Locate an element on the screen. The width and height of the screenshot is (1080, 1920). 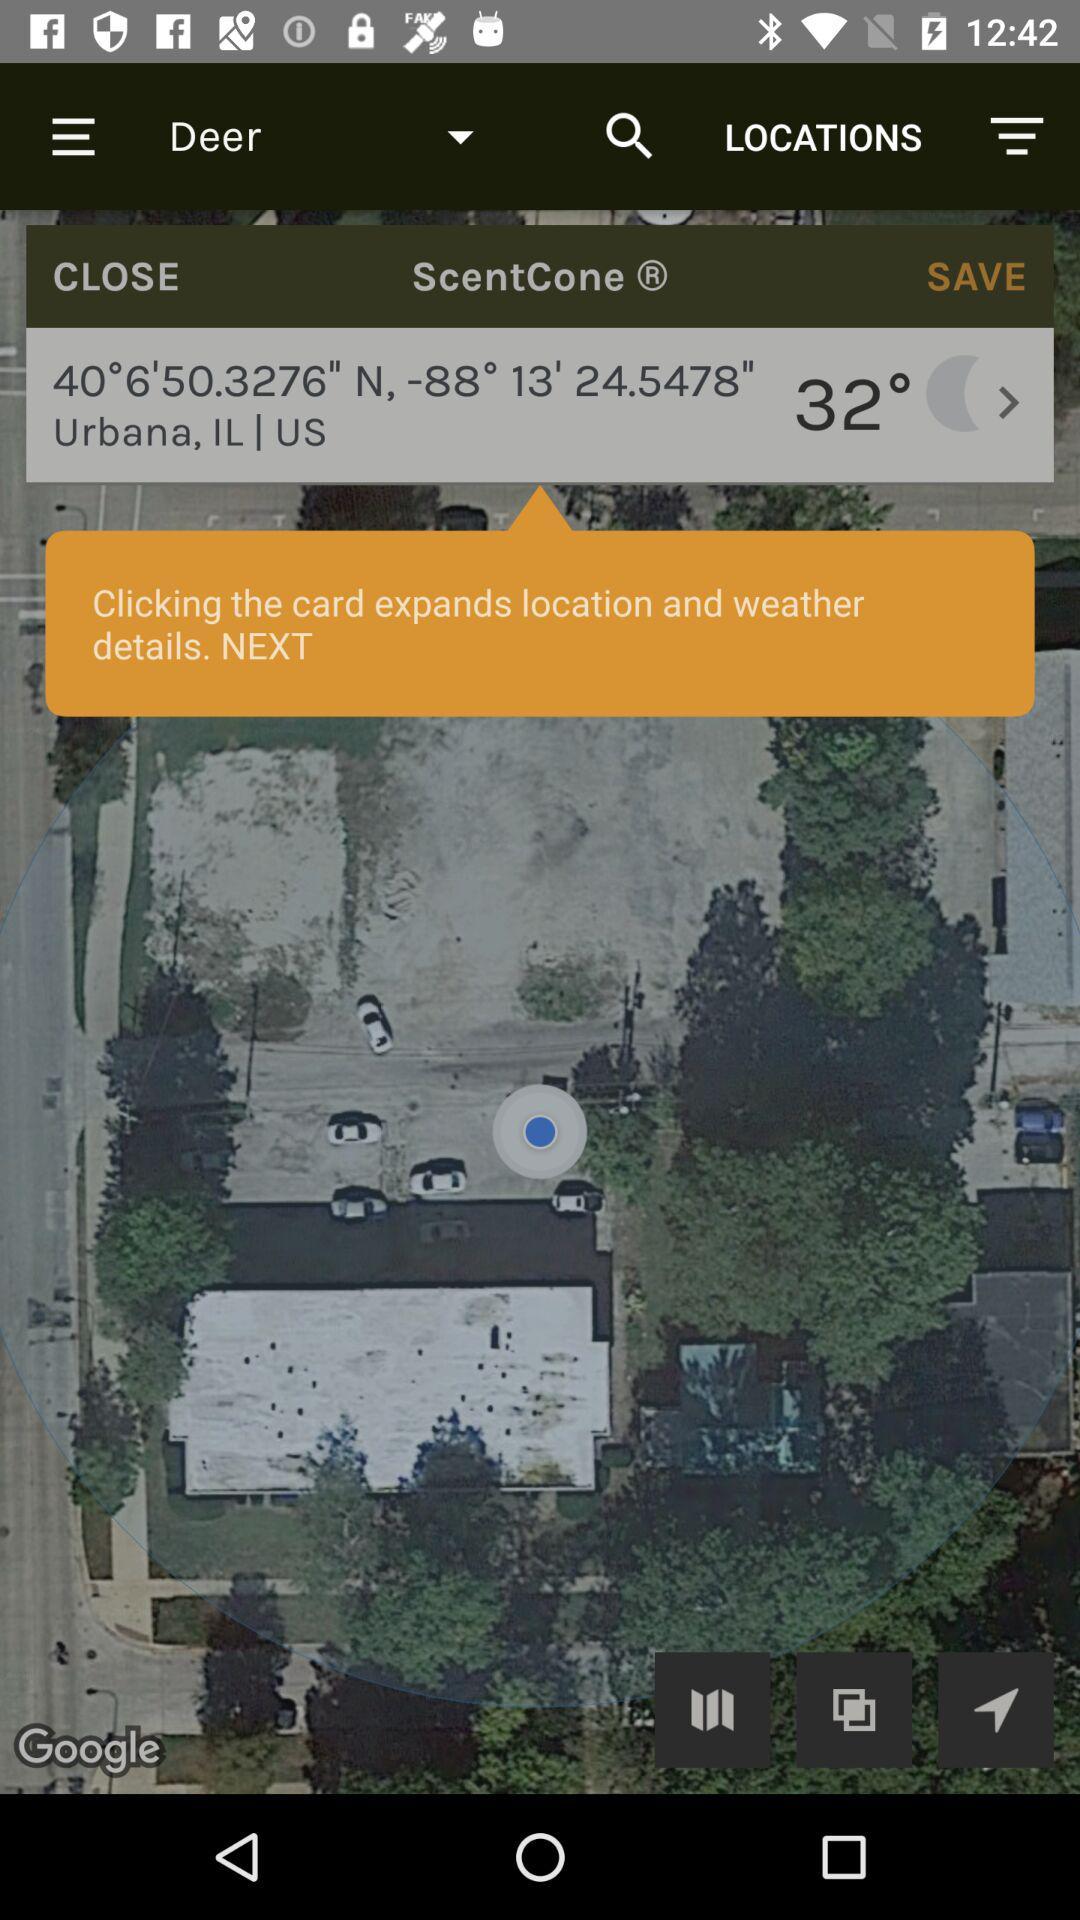
aeroplan is located at coordinates (995, 1708).